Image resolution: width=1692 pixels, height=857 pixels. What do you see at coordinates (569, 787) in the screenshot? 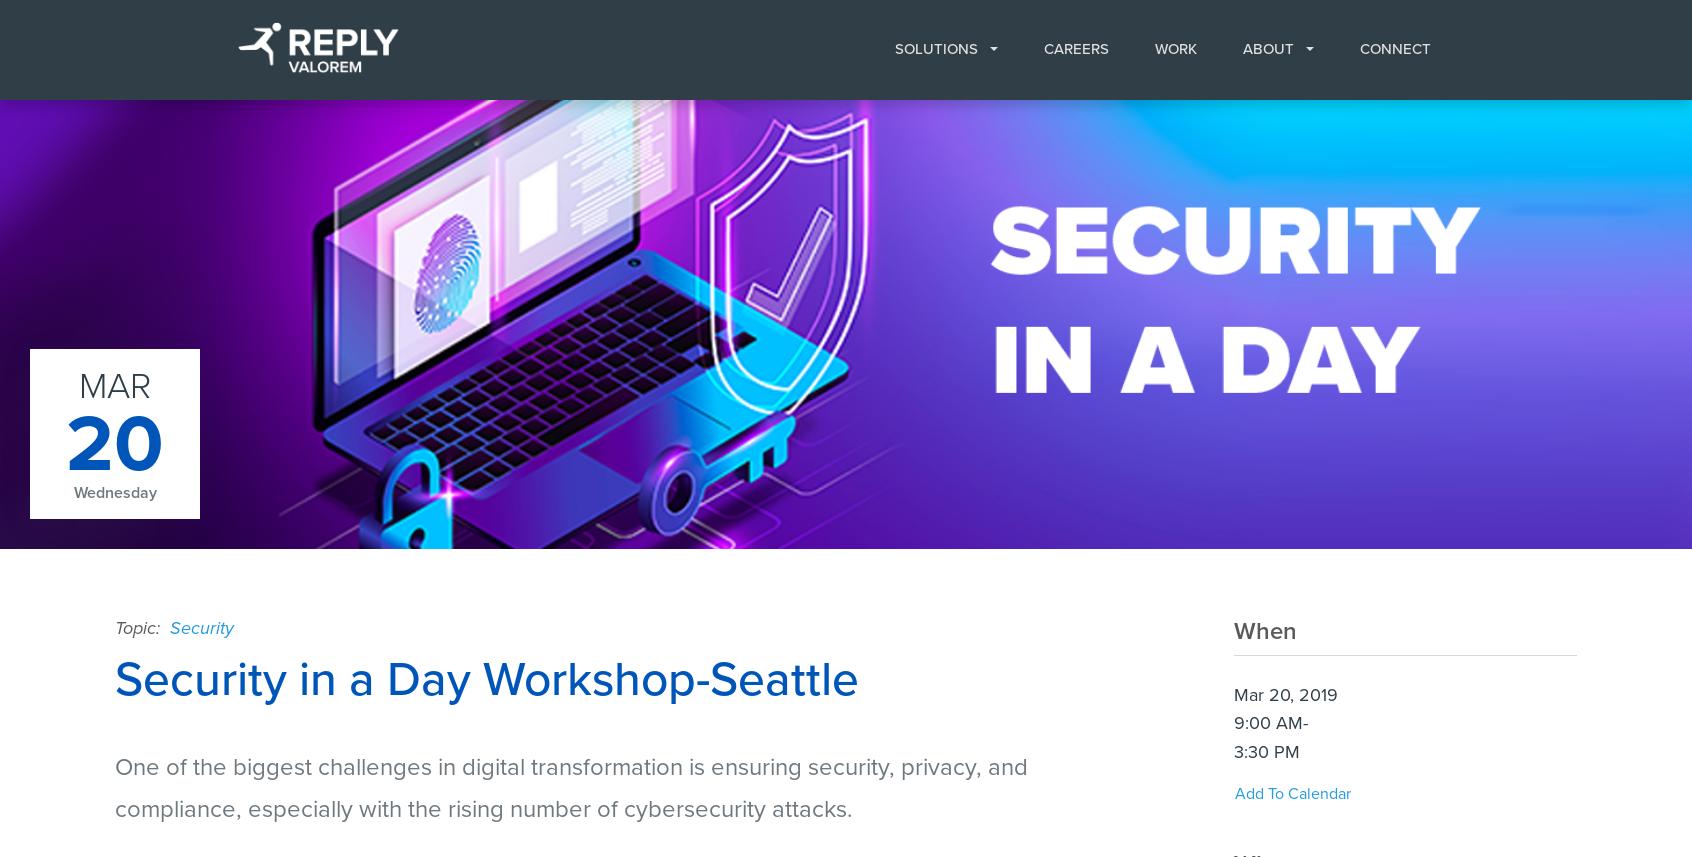
I see `'One of the biggest challenges in digital transformation is ensuring security, privacy, and compliance, especially with the rising number of cybersecurity attacks.'` at bounding box center [569, 787].